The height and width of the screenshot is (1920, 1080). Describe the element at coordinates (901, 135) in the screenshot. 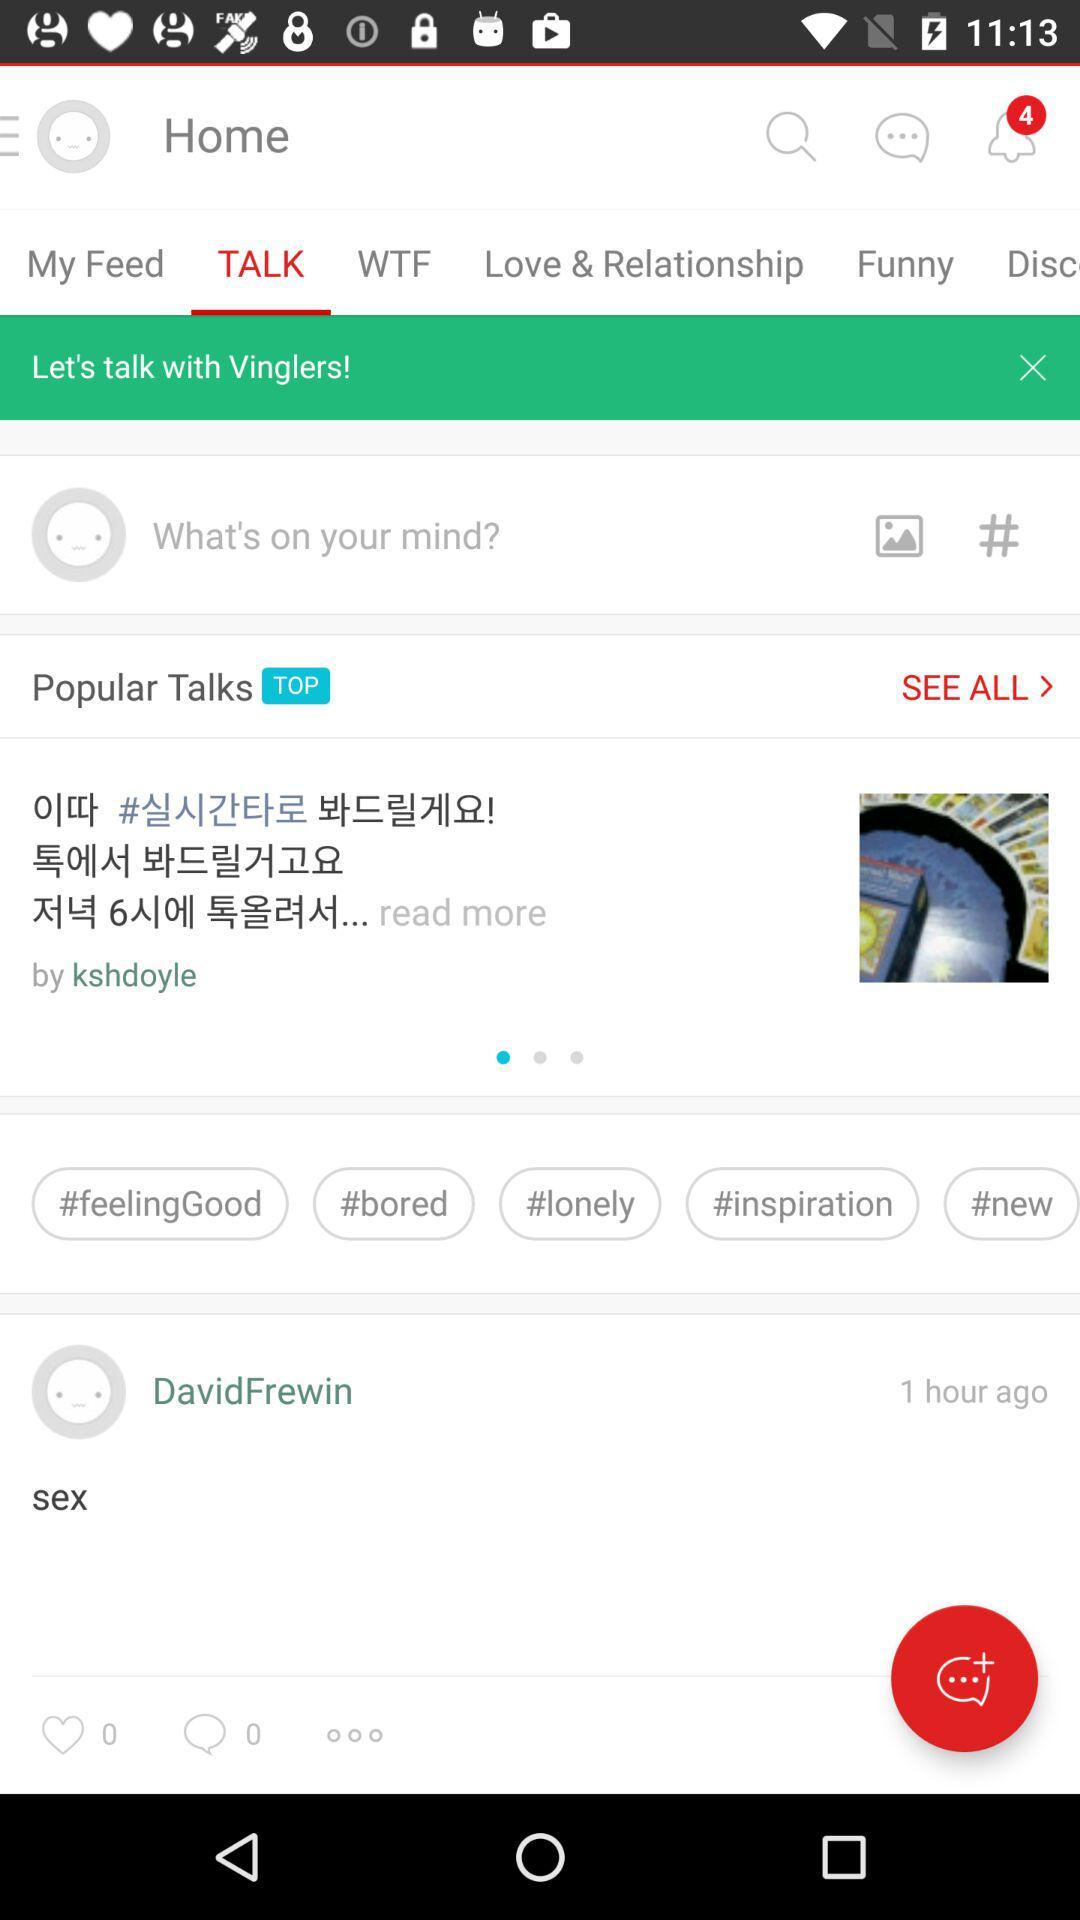

I see `chat` at that location.